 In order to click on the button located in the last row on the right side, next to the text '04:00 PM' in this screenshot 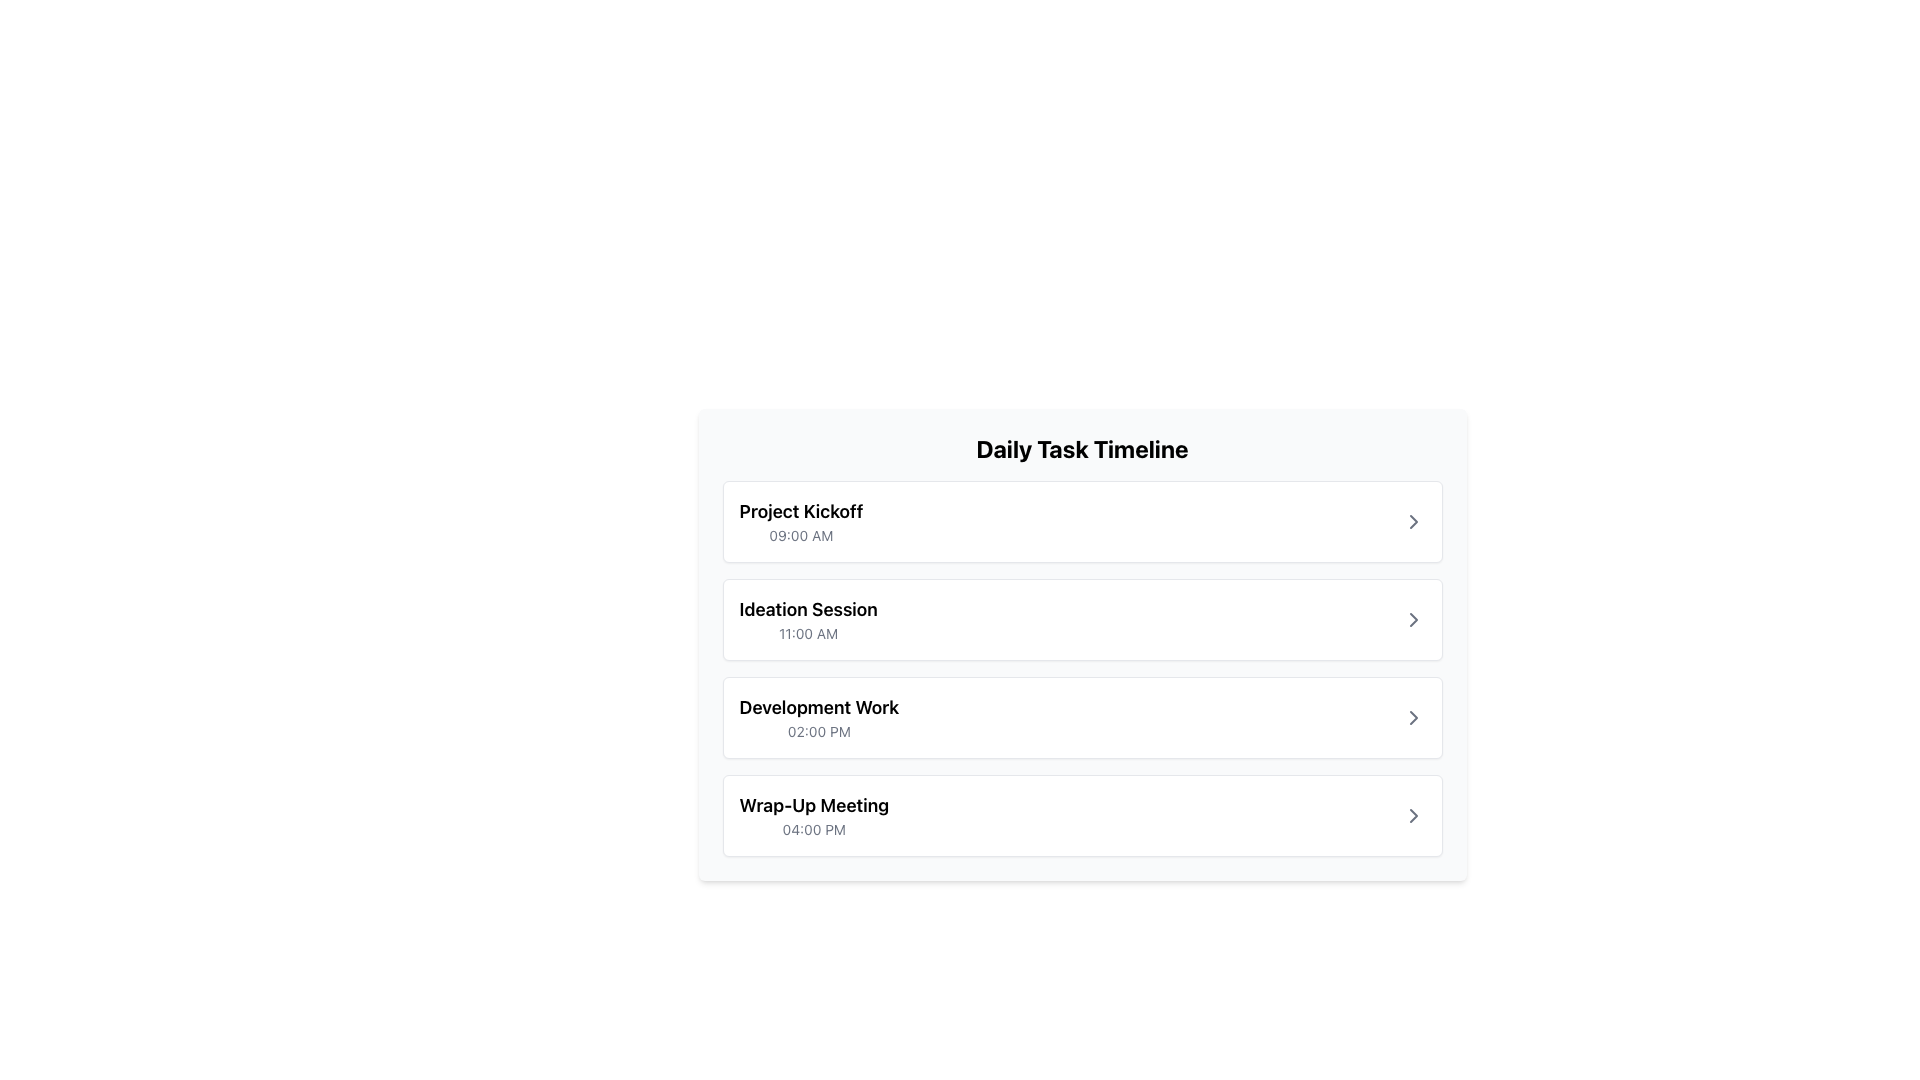, I will do `click(1412, 816)`.